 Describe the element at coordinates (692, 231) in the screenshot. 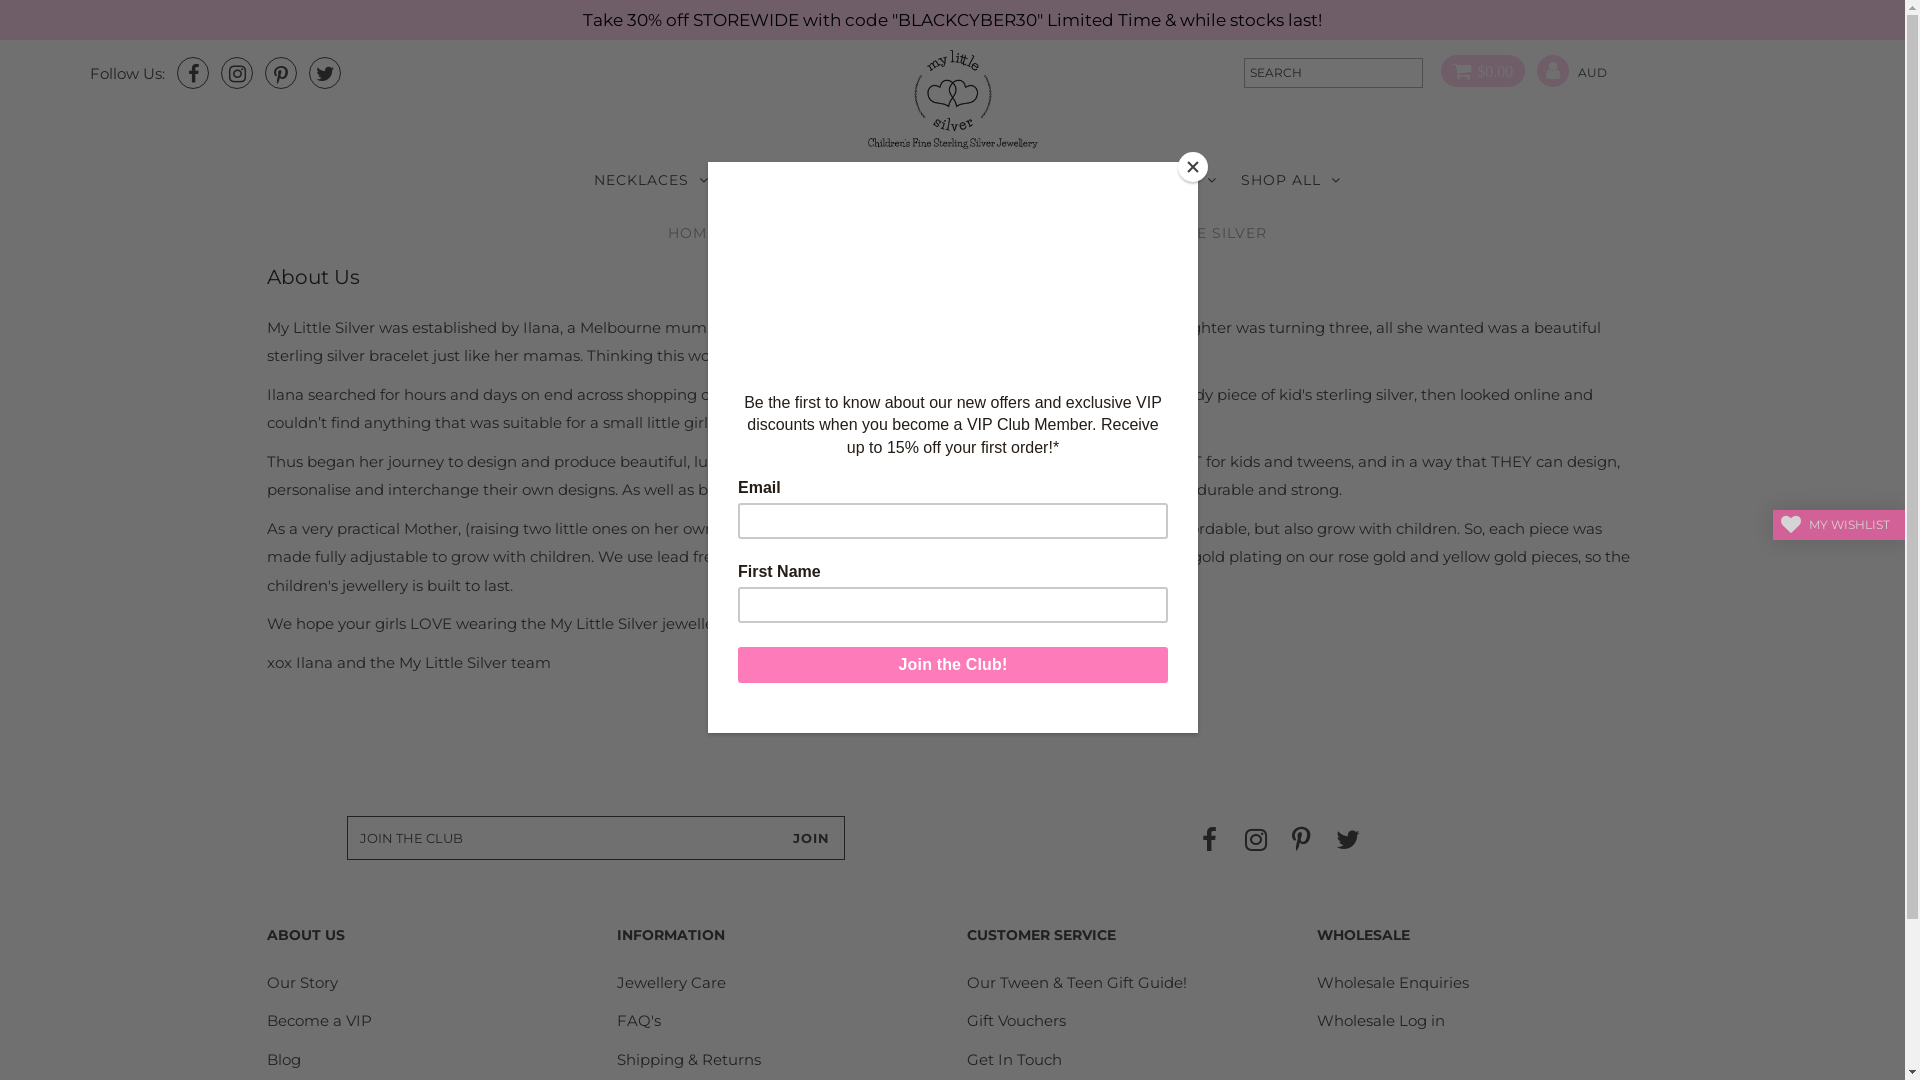

I see `'HOME'` at that location.